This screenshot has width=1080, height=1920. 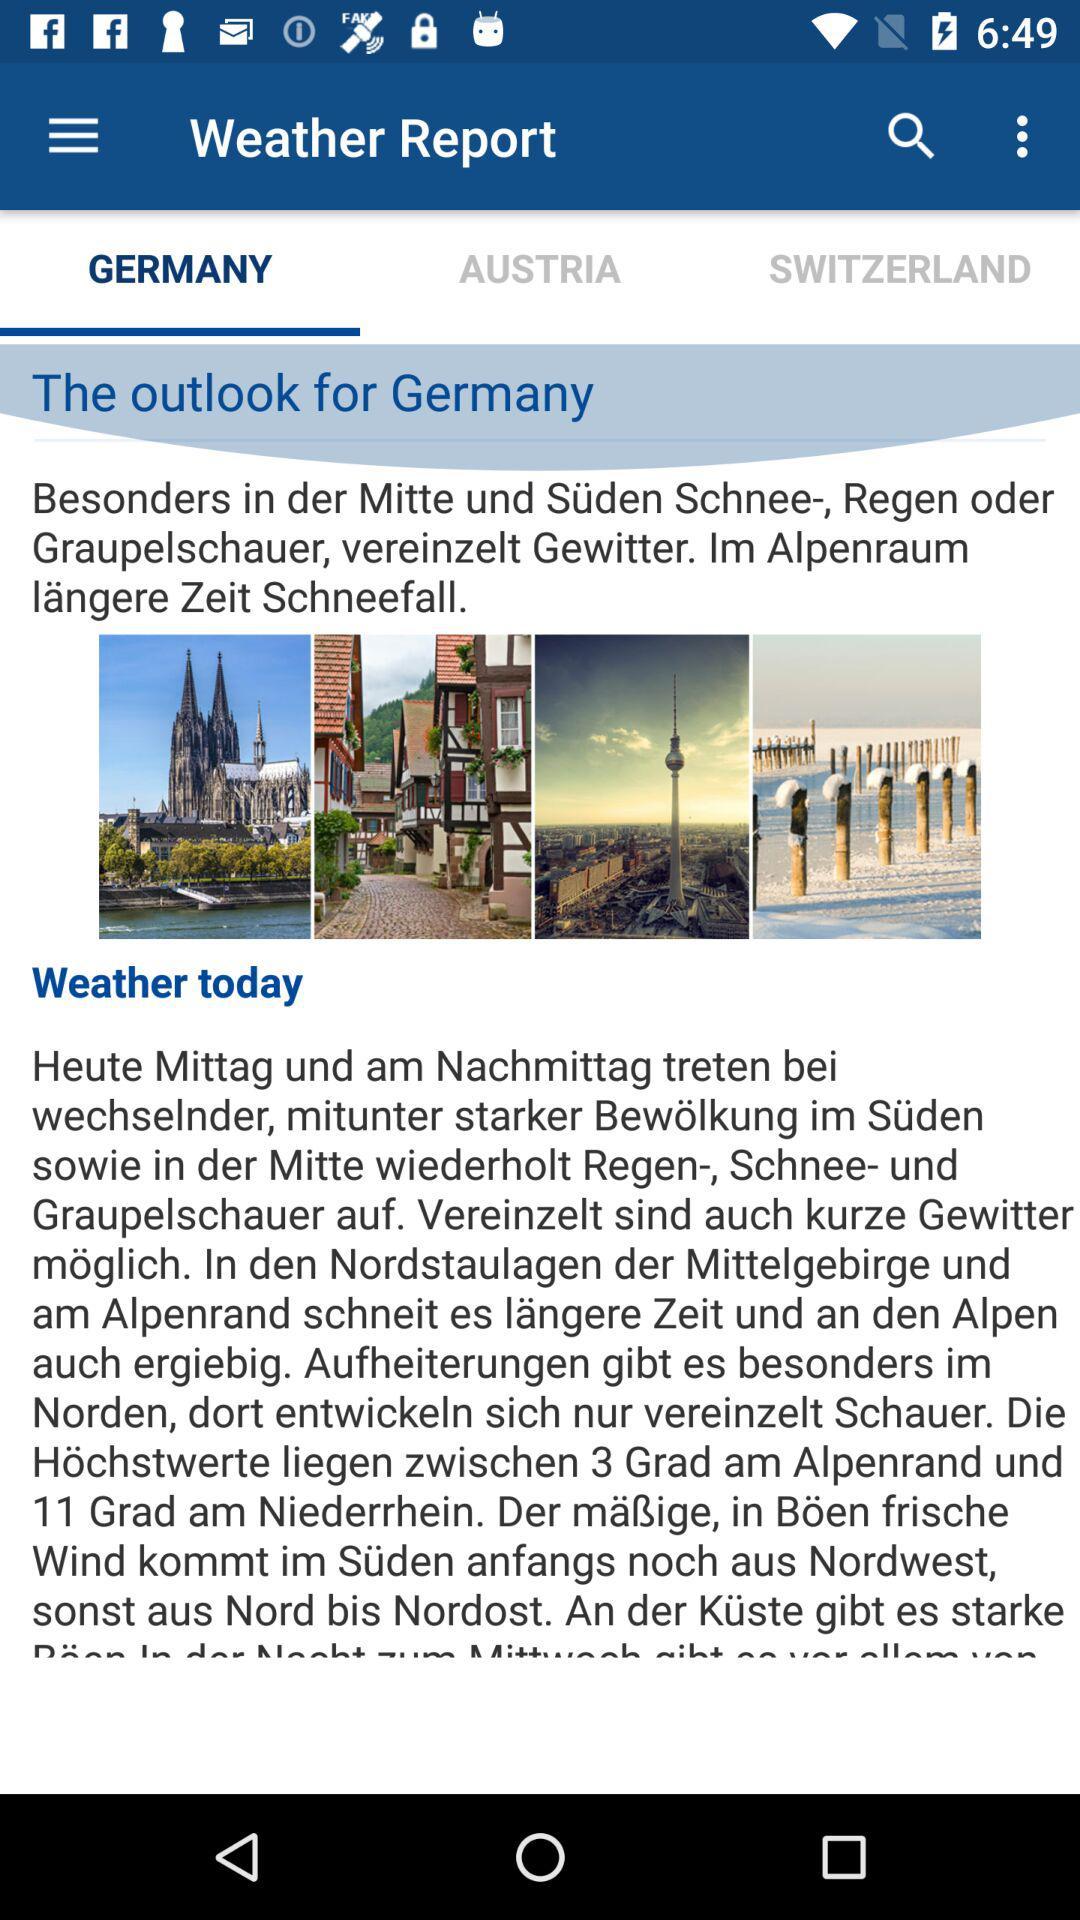 What do you see at coordinates (1027, 135) in the screenshot?
I see `the item above the switzerland item` at bounding box center [1027, 135].